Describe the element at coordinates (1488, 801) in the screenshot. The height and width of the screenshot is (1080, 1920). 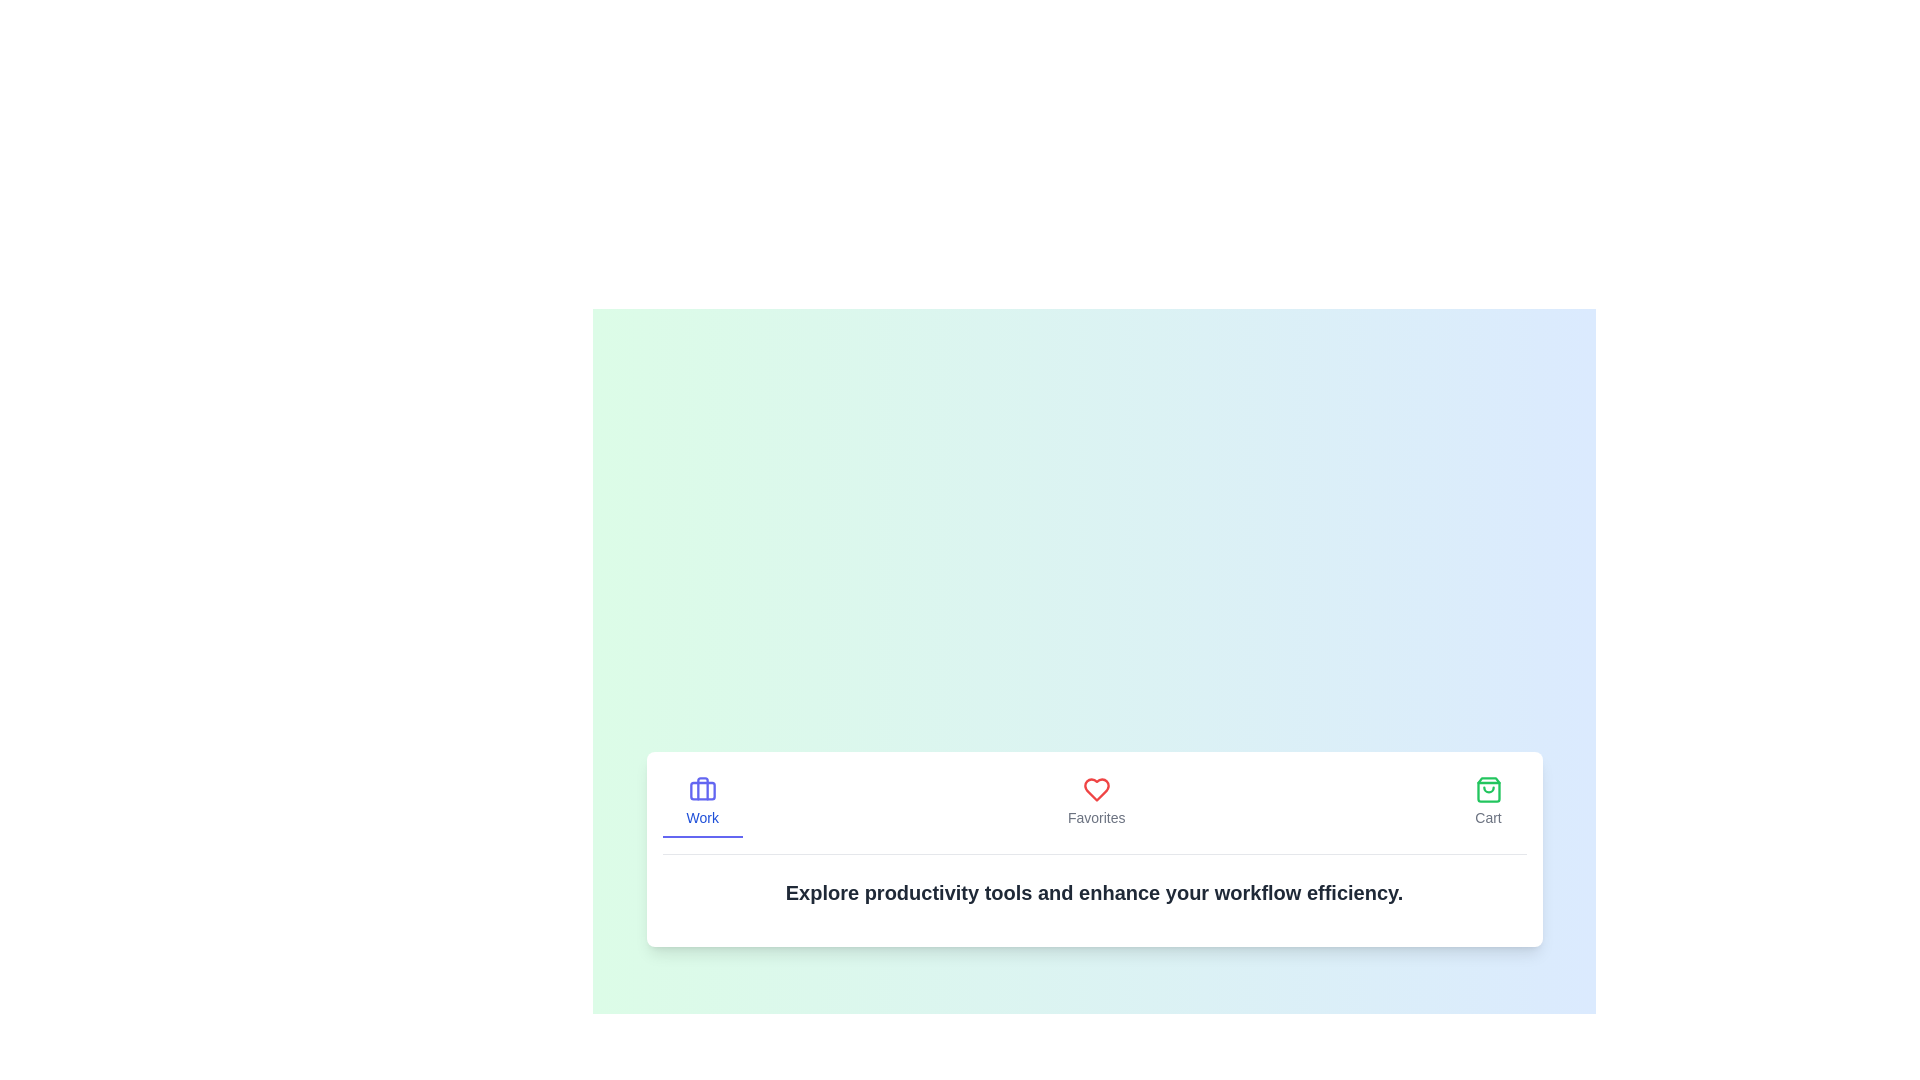
I see `the tab icon Cart to observe the visual effect` at that location.